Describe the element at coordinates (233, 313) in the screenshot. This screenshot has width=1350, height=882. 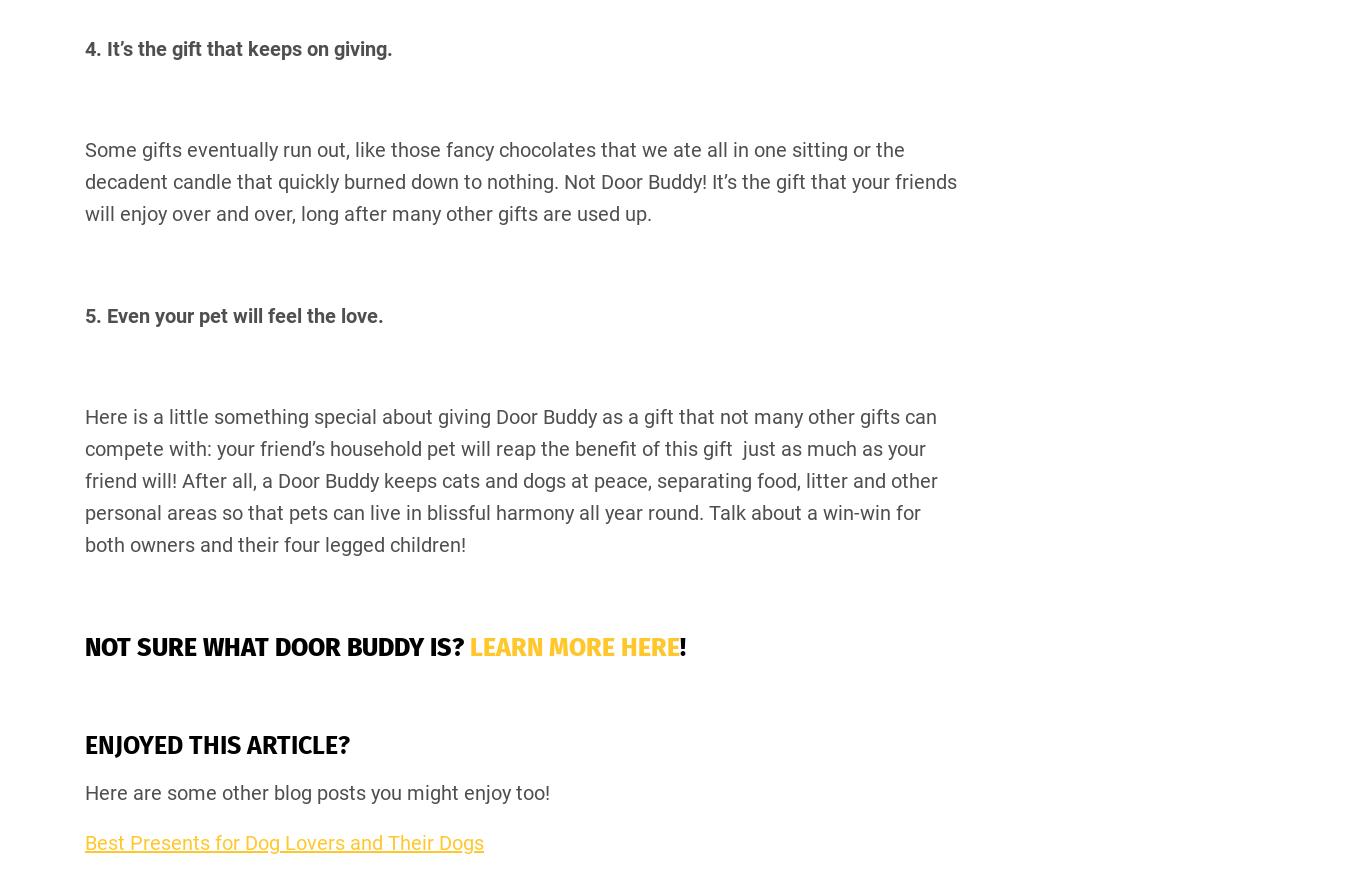
I see `'5. Even your pet will feel the love.'` at that location.